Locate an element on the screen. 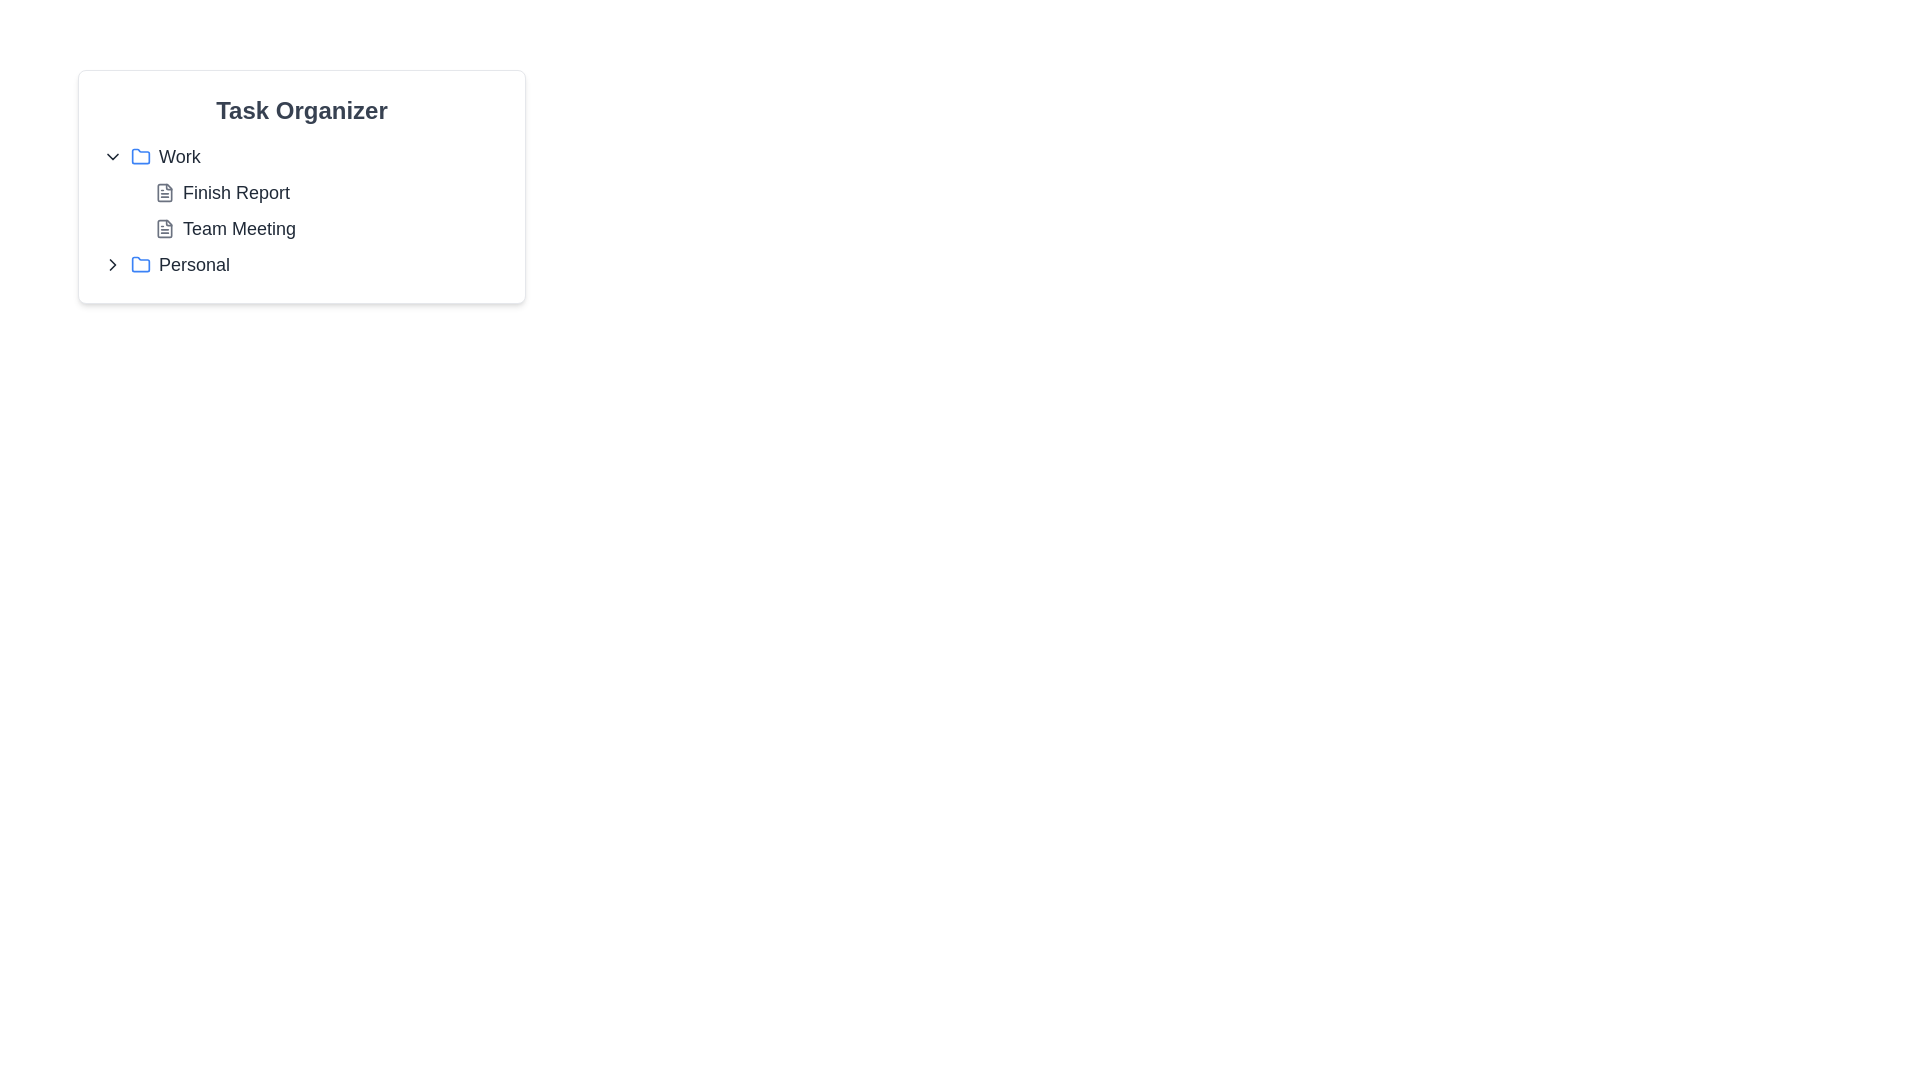  the text document icon located to the left of 'Finish Report' in the 'Task Organizer' widget is located at coordinates (164, 192).